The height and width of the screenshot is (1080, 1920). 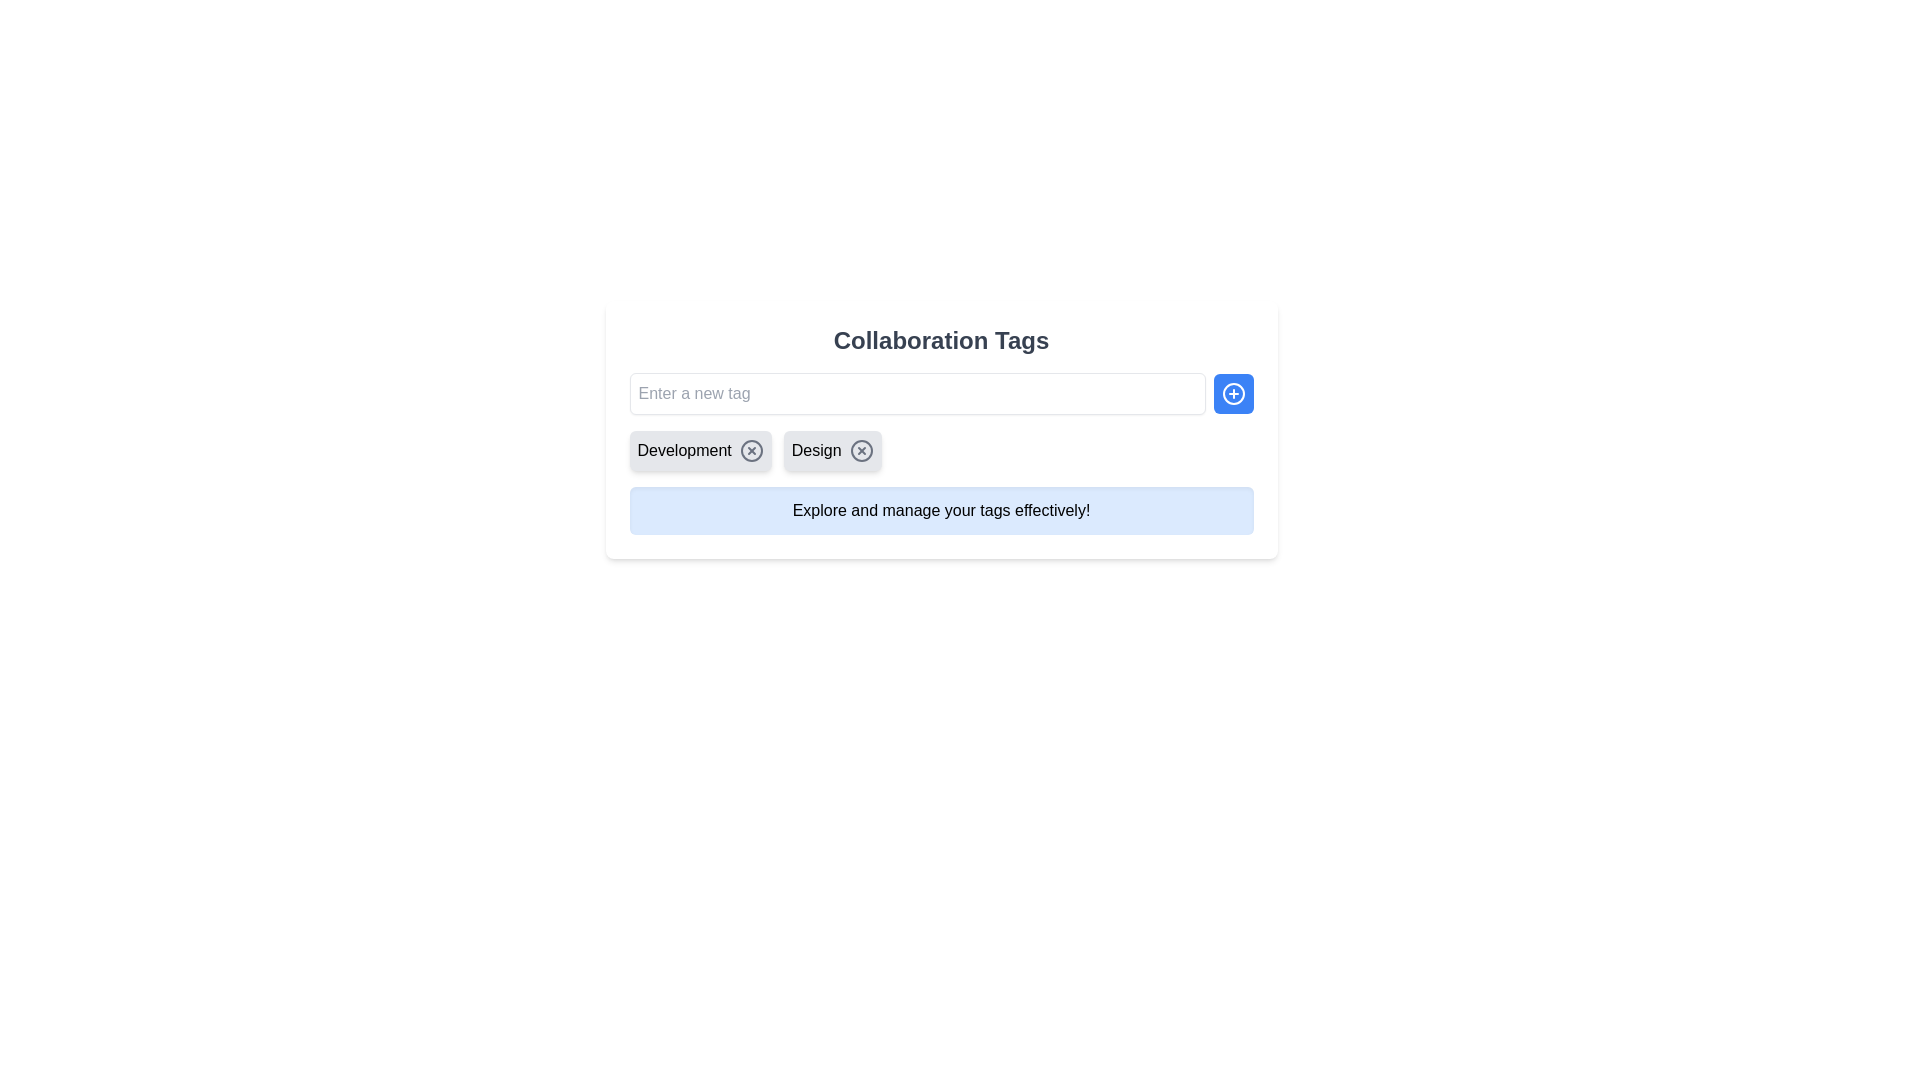 I want to click on the 'Development' text label, which is styled with bold, dark gray text on a light gray background, from its position in the 'Collaboration Tags' area, so click(x=684, y=451).